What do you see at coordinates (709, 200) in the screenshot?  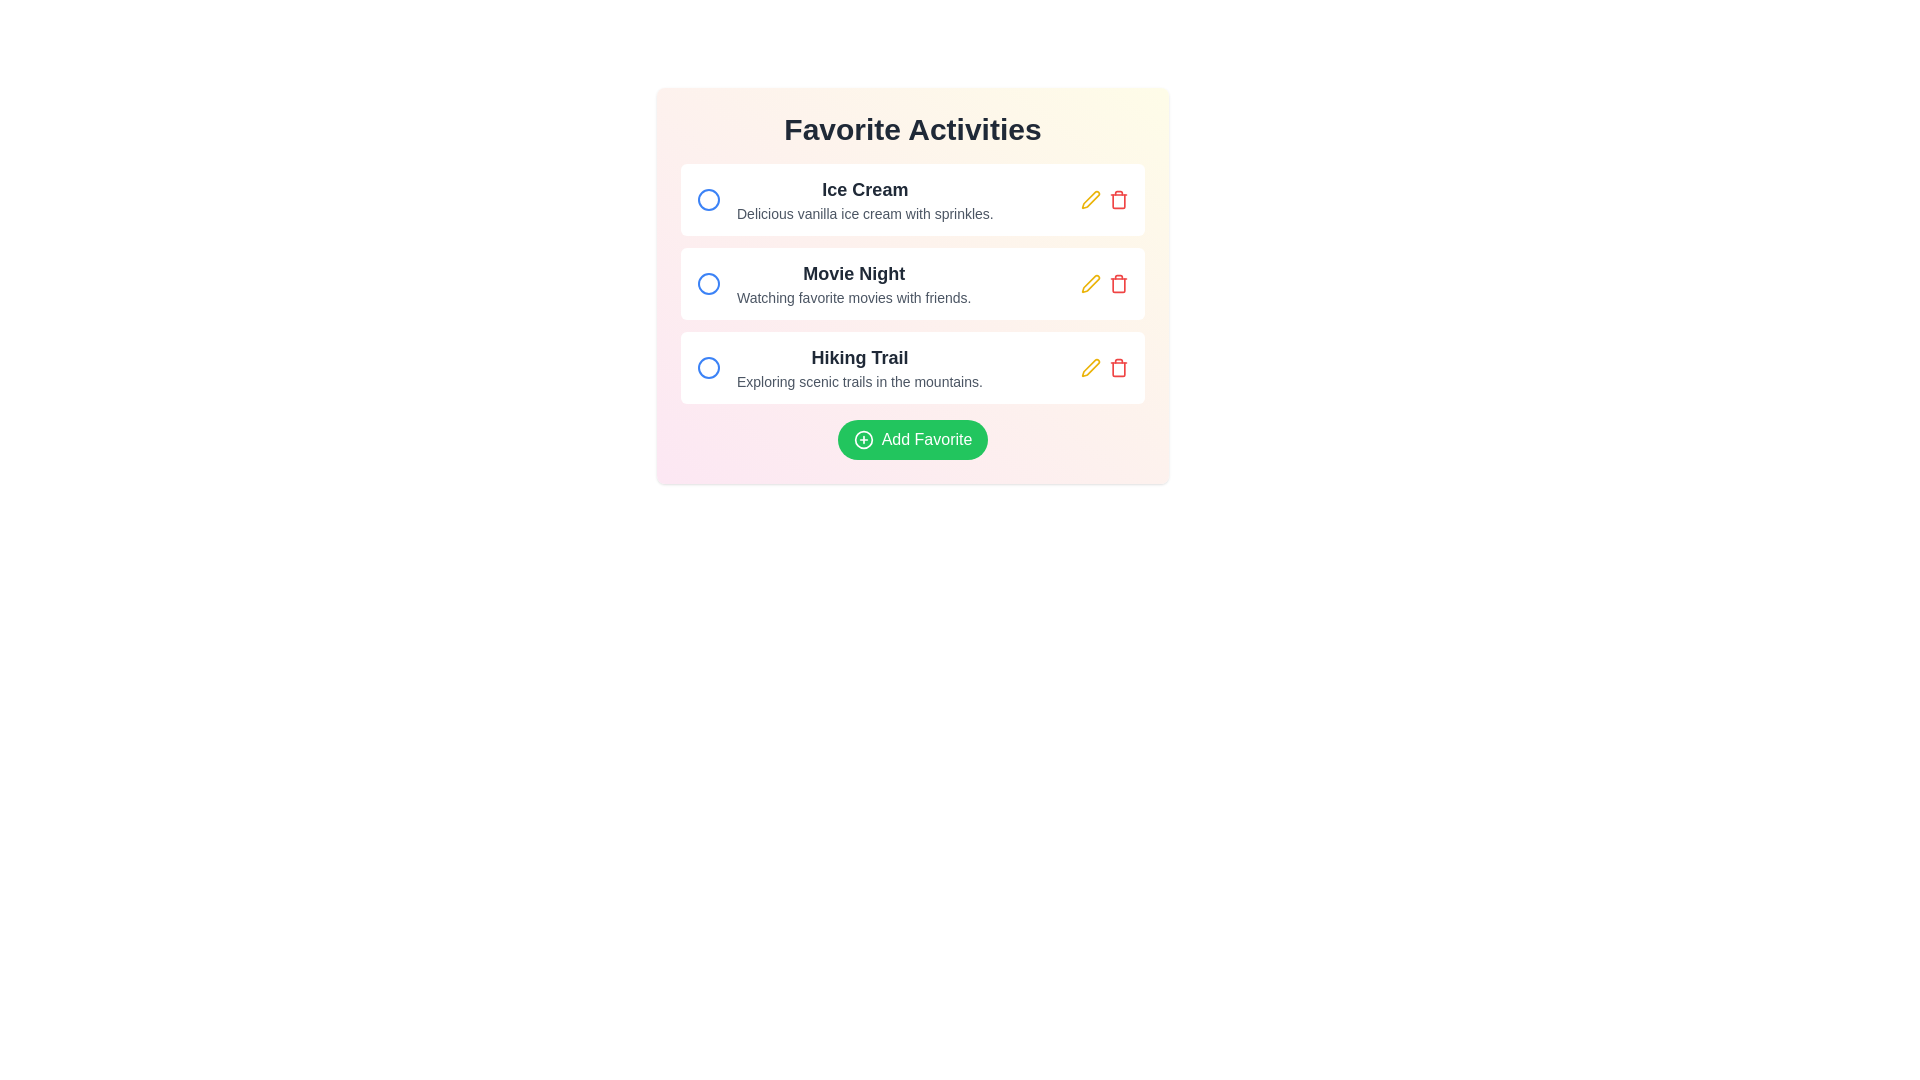 I see `the circular icon with a thin blue border and a white center that is located next to the text block labeled 'Ice Cream'` at bounding box center [709, 200].